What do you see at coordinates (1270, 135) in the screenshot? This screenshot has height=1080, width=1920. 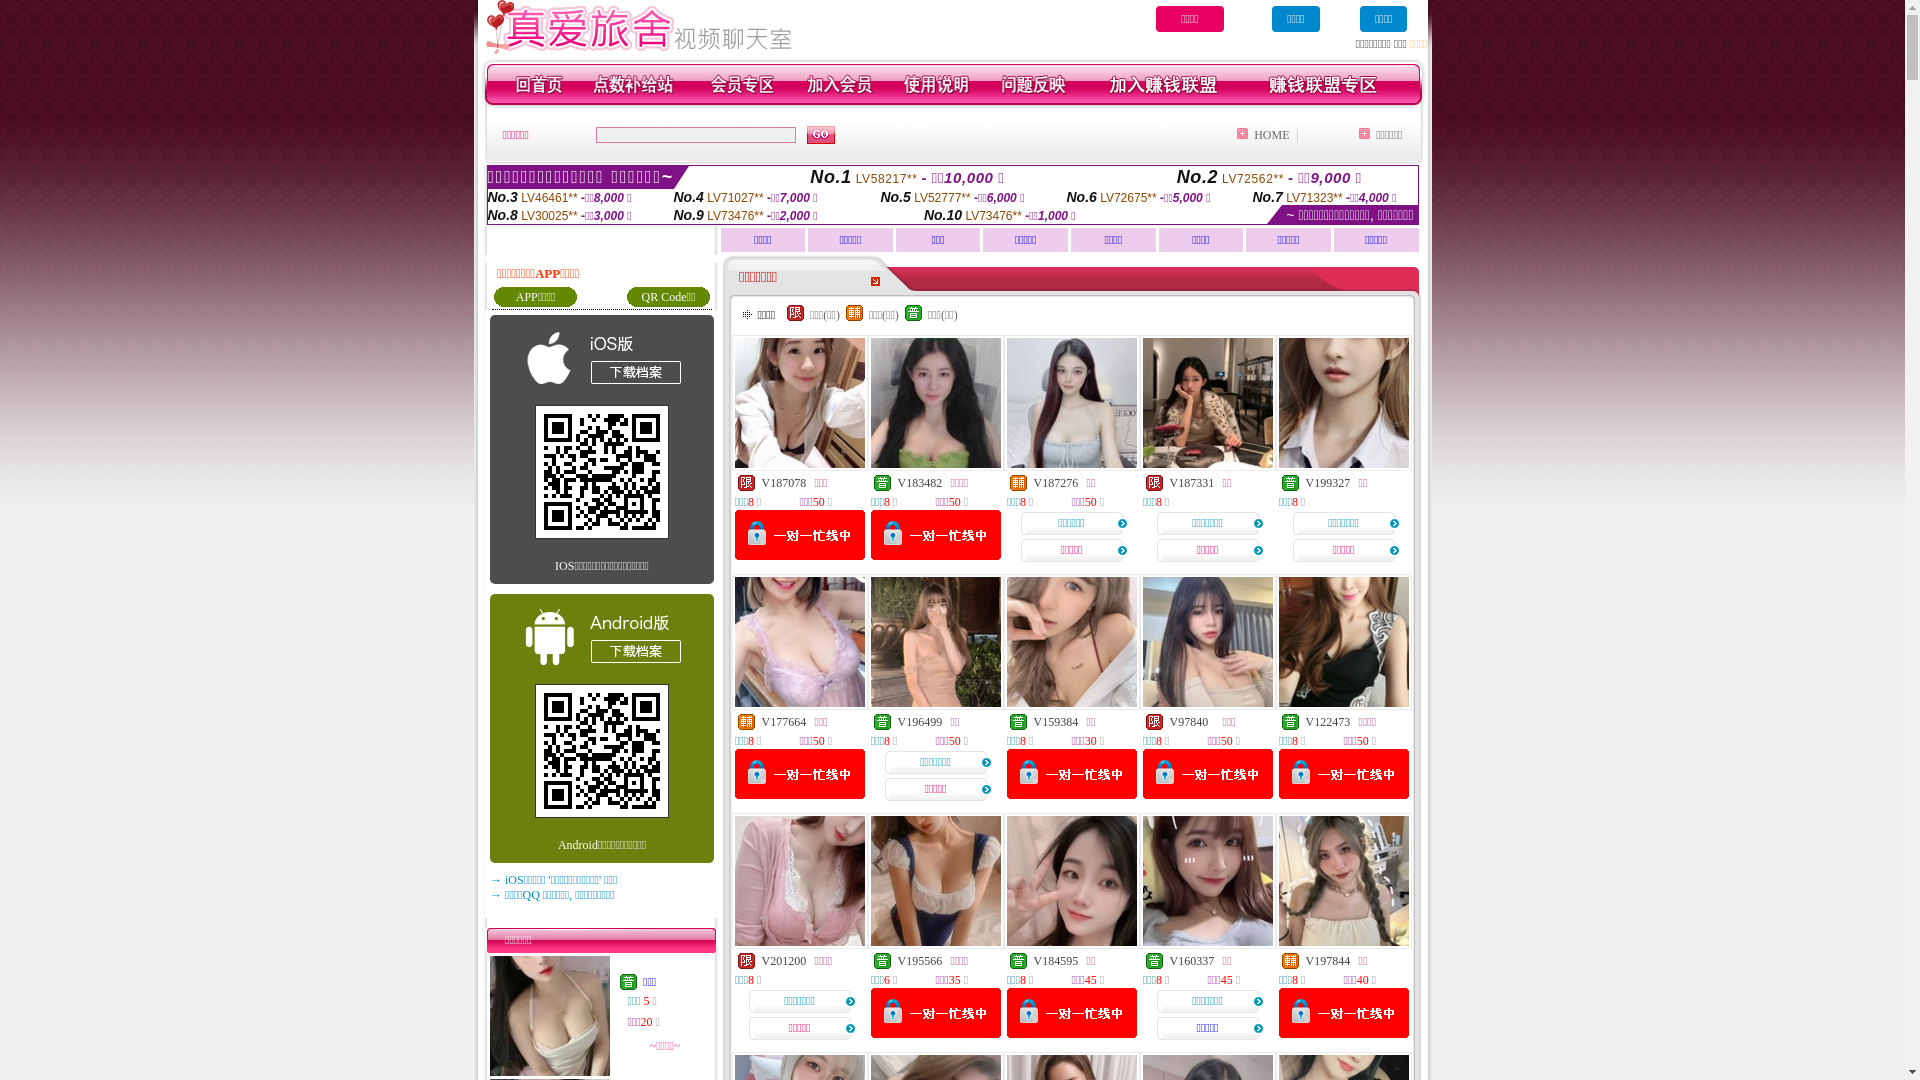 I see `'HOME'` at bounding box center [1270, 135].